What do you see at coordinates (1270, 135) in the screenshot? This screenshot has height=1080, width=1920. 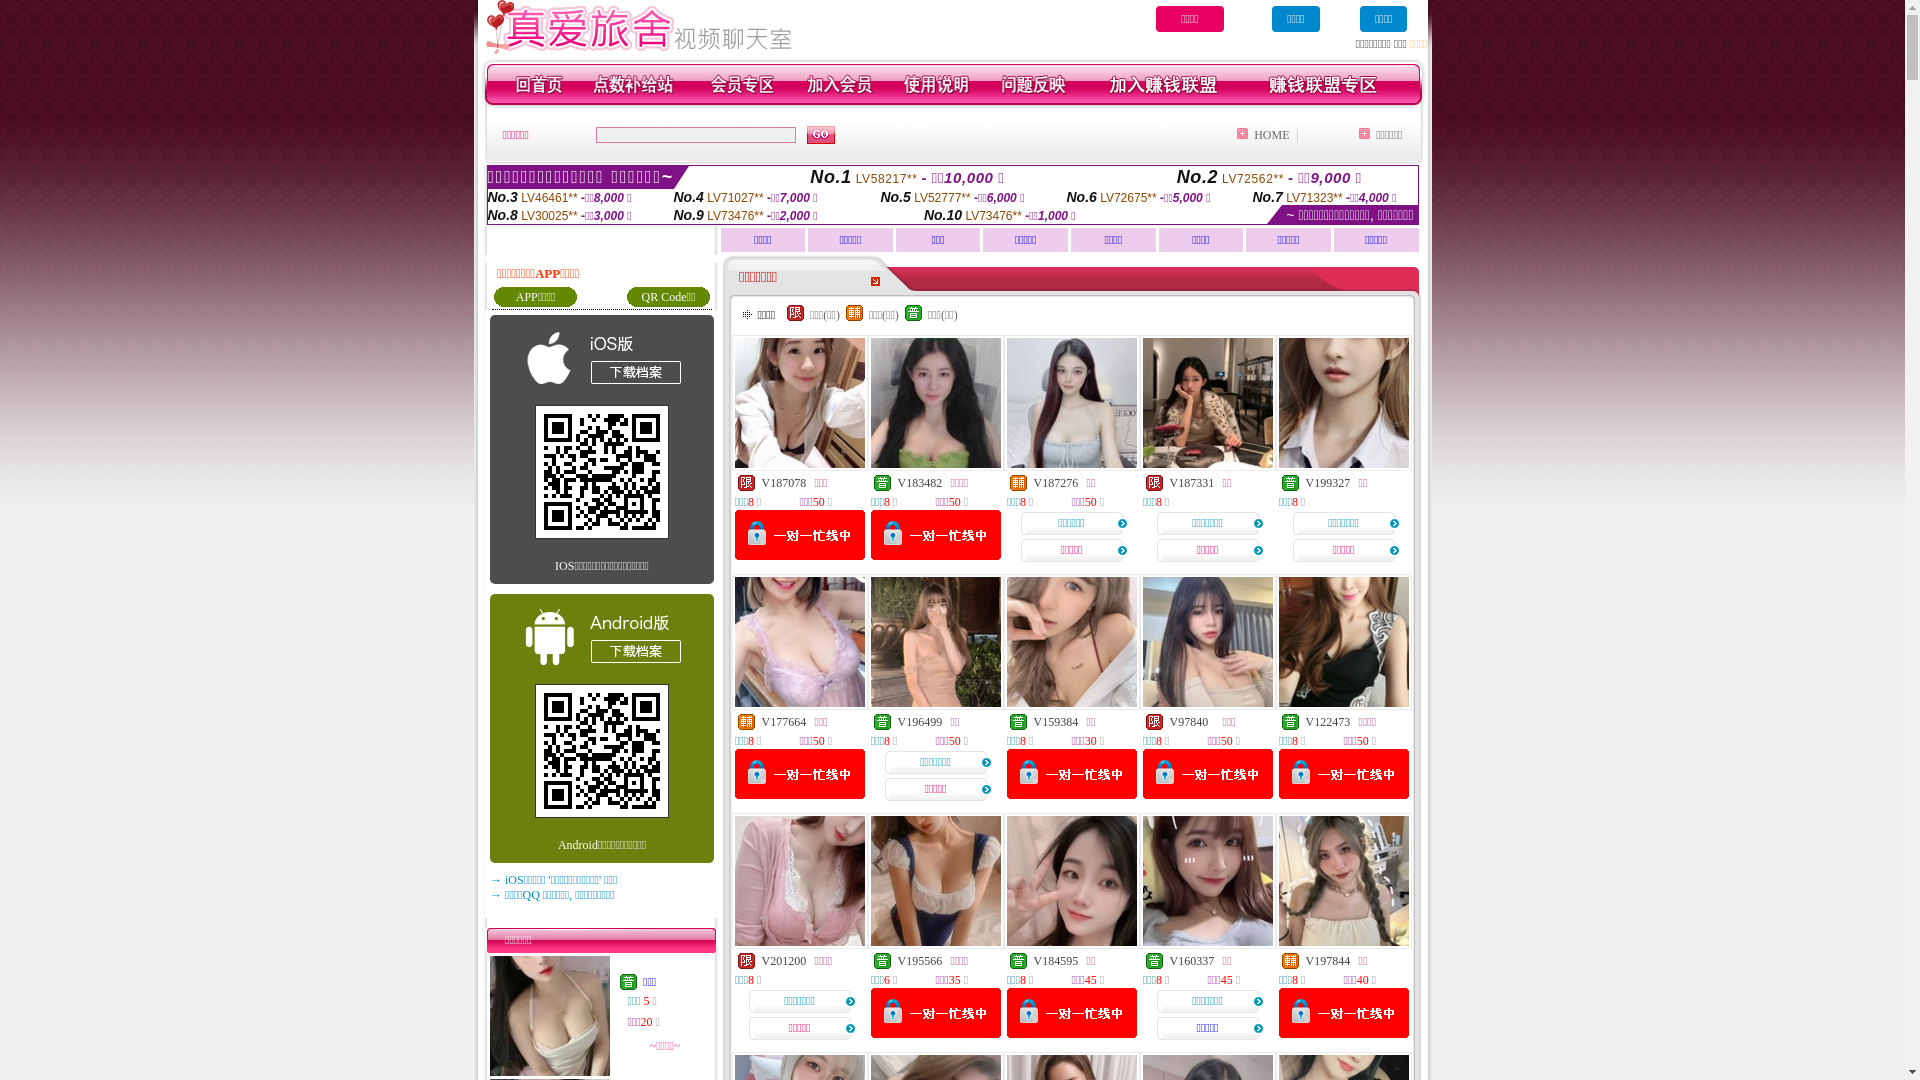 I see `'HOME'` at bounding box center [1270, 135].